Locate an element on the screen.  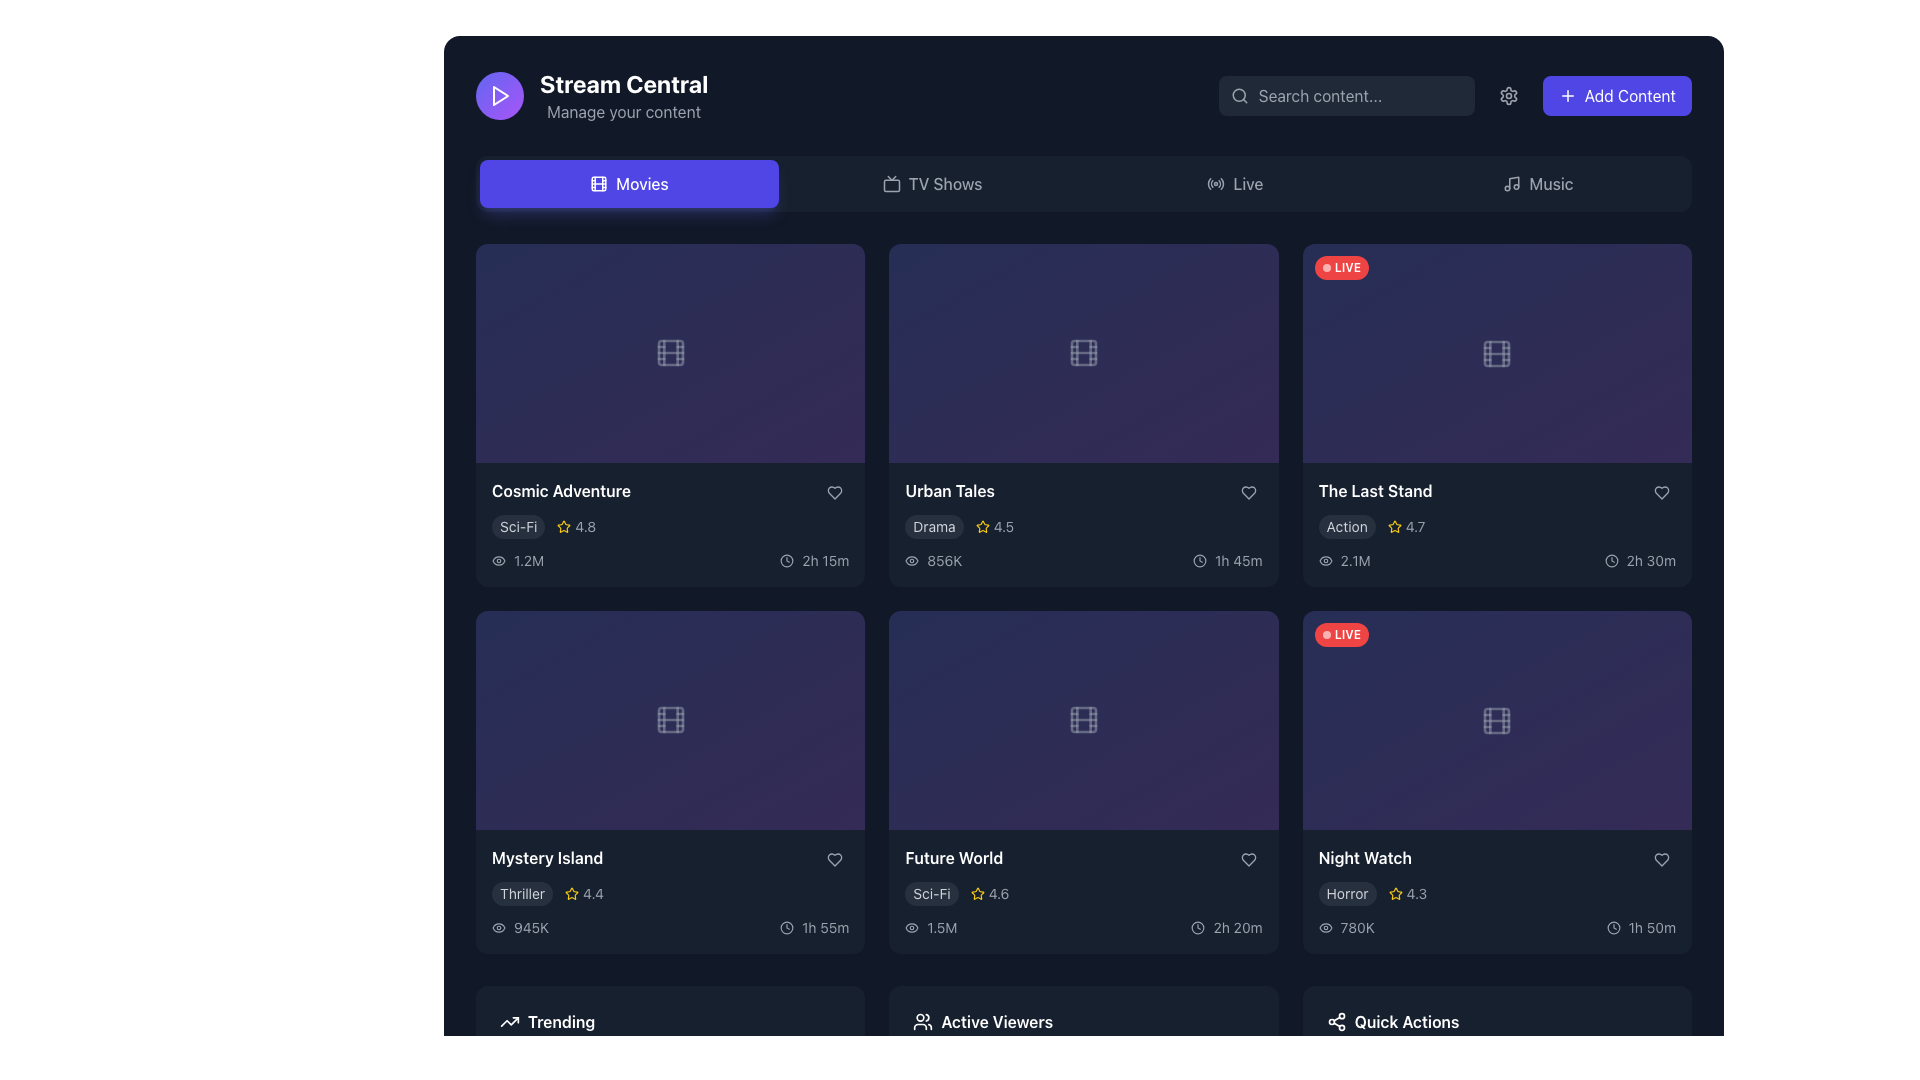
the fourth button in the horizontal navigation bar at the top of the interface to trigger its hover style effects is located at coordinates (1537, 184).